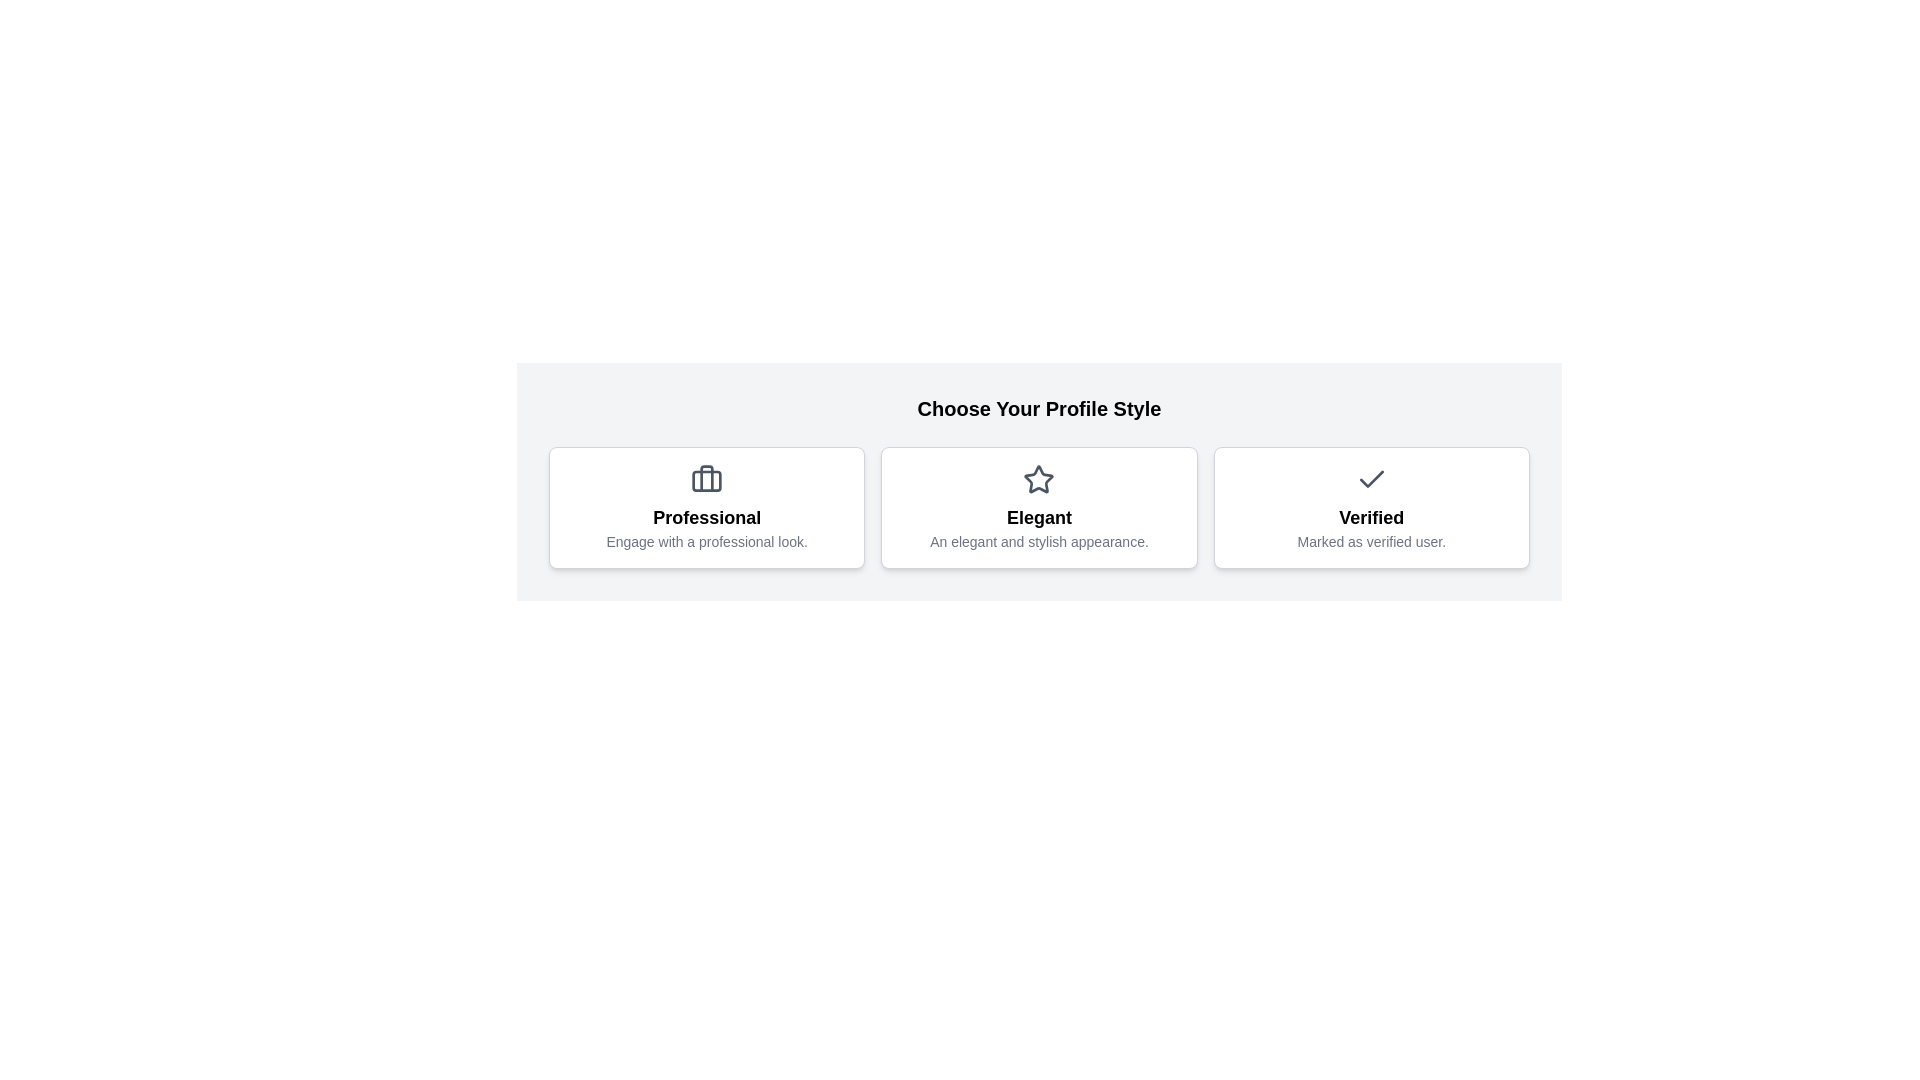  I want to click on the icon representing the Elegant profile style, so click(1038, 479).